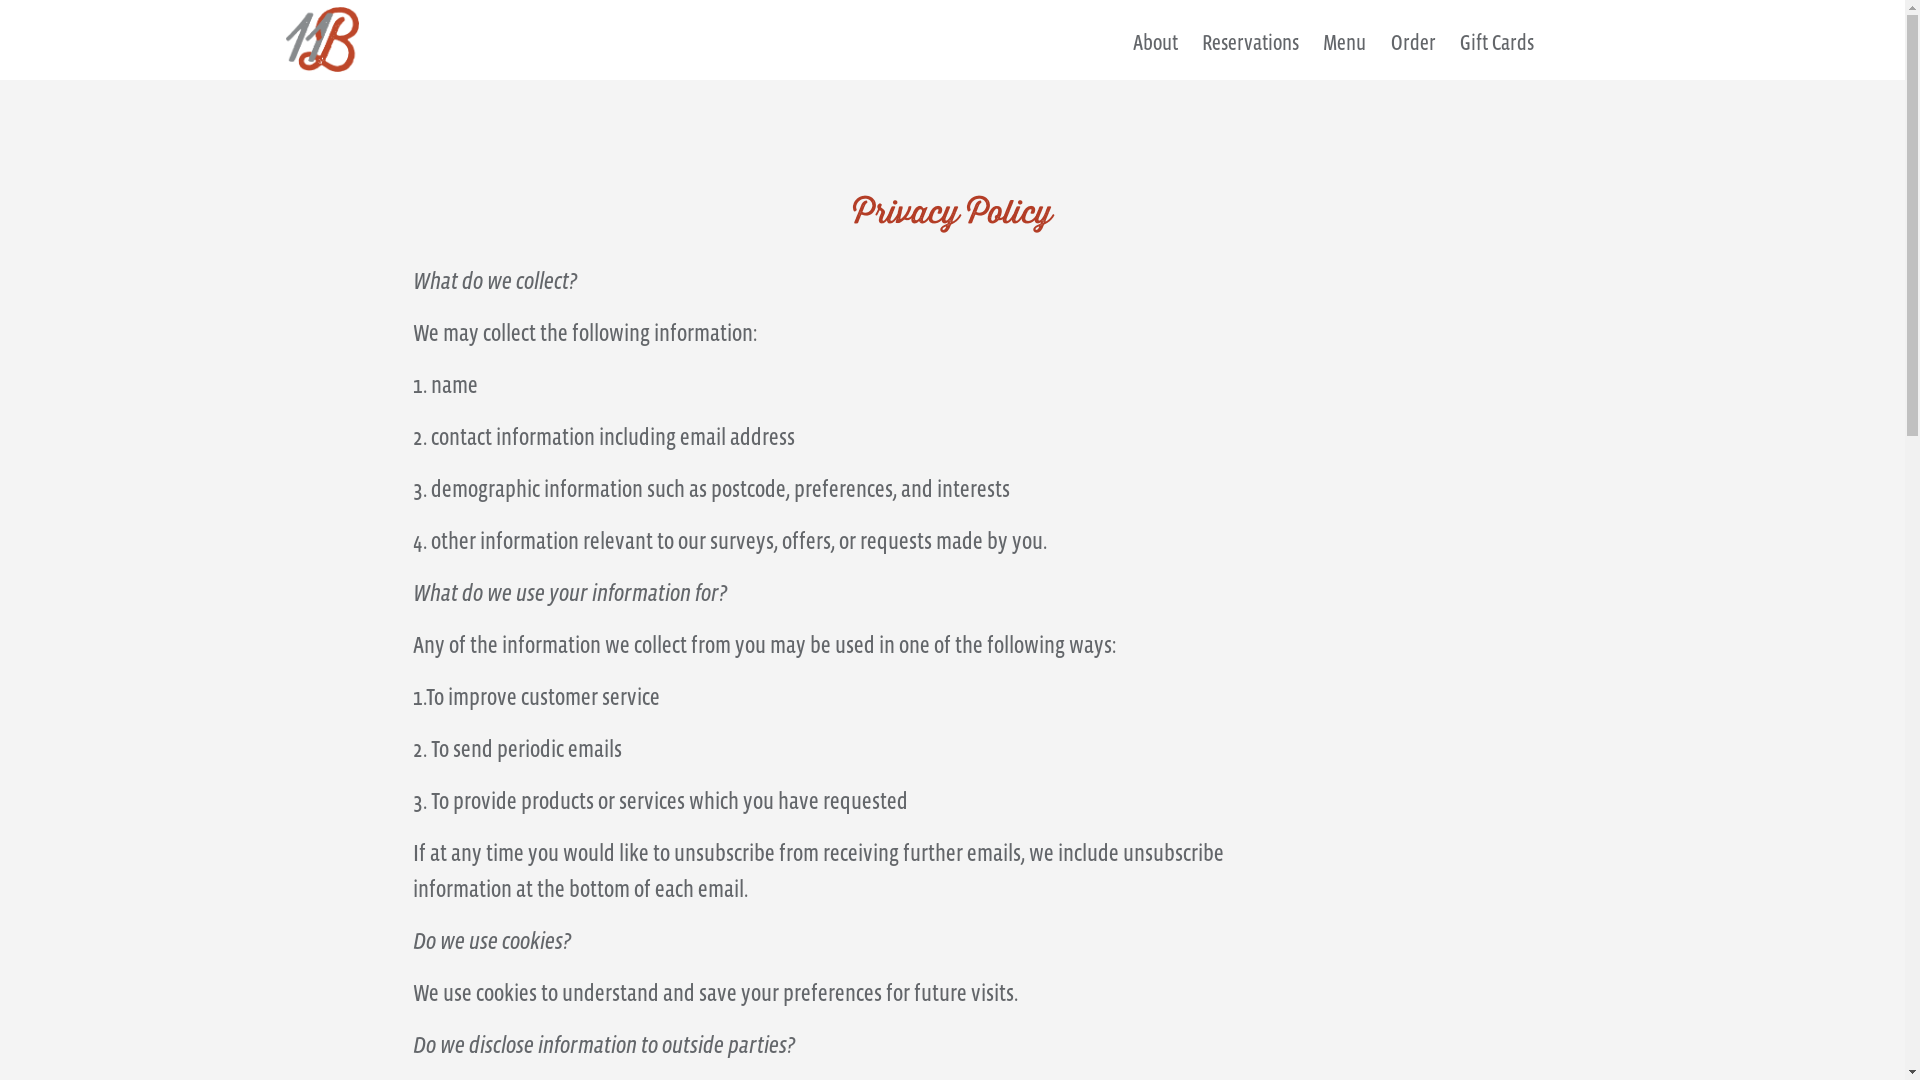  What do you see at coordinates (1344, 52) in the screenshot?
I see `'Menu'` at bounding box center [1344, 52].